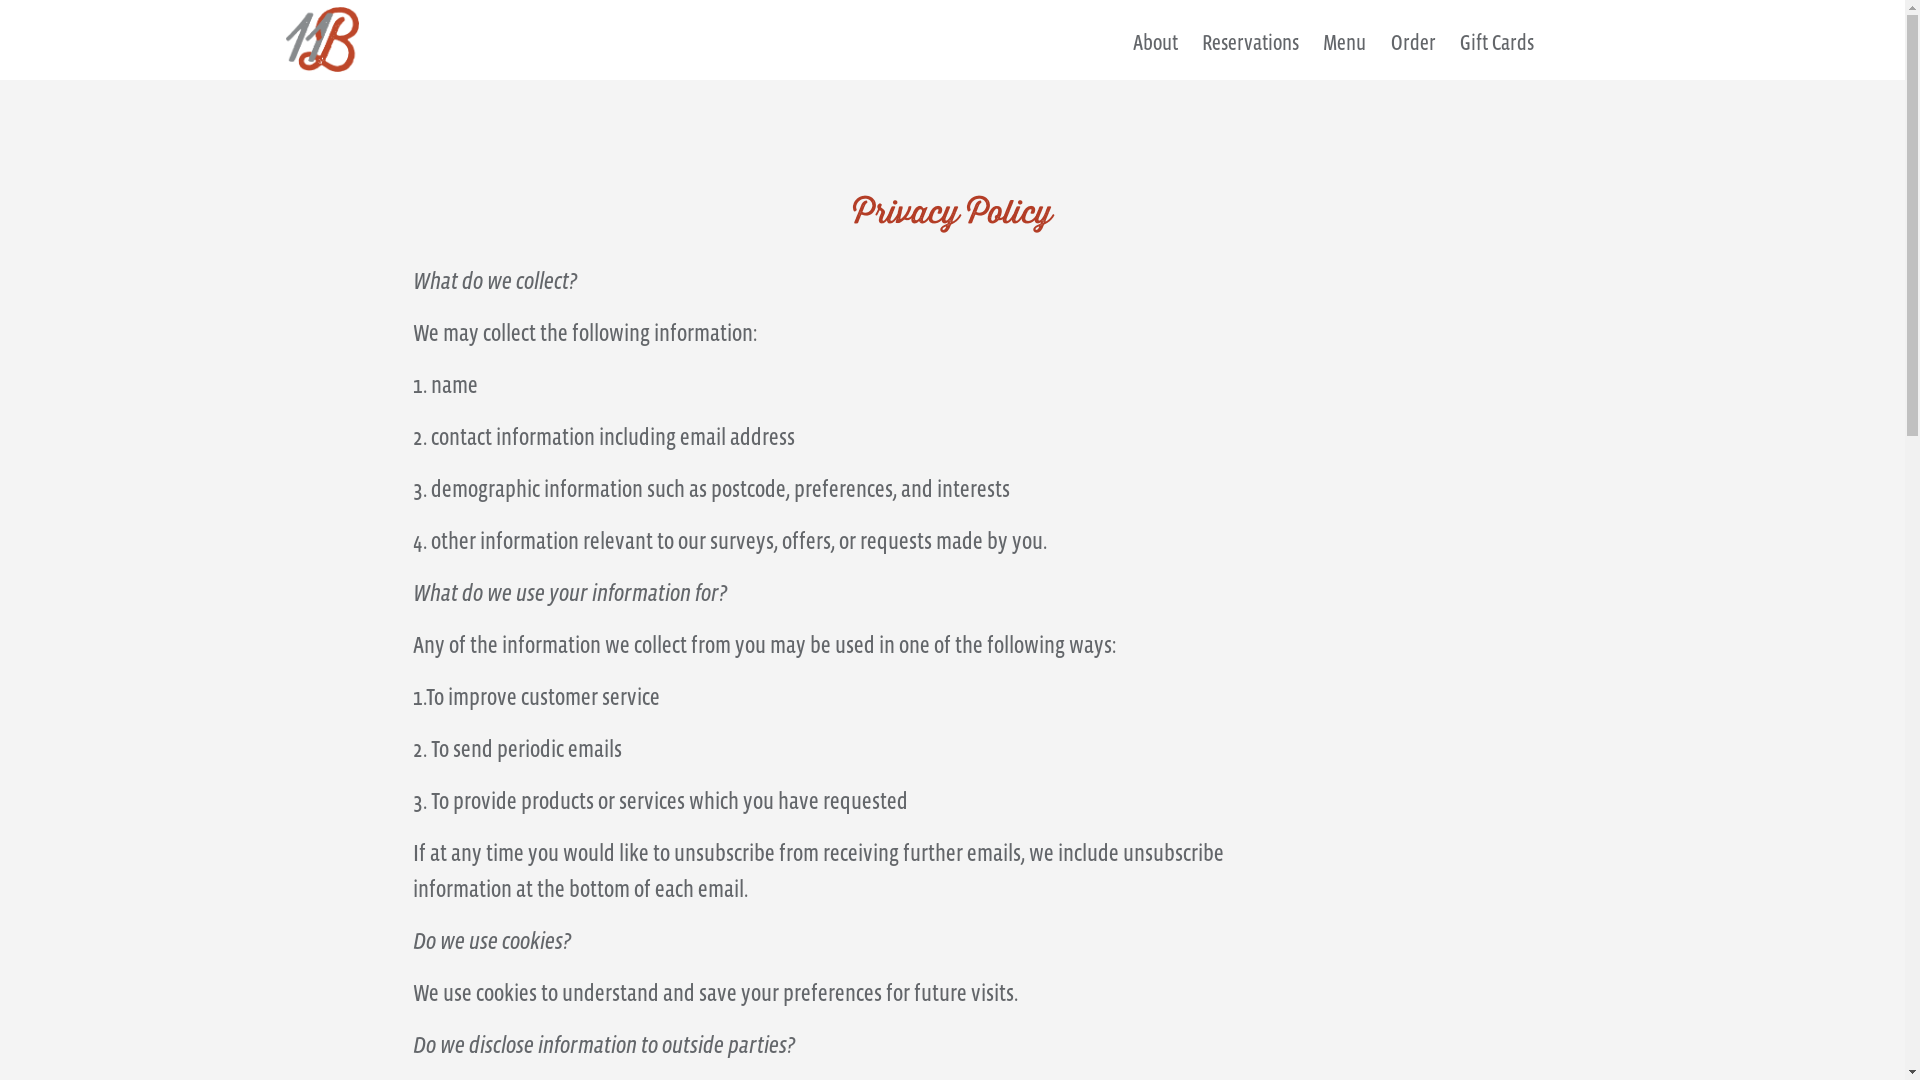  What do you see at coordinates (1344, 52) in the screenshot?
I see `'Menu'` at bounding box center [1344, 52].